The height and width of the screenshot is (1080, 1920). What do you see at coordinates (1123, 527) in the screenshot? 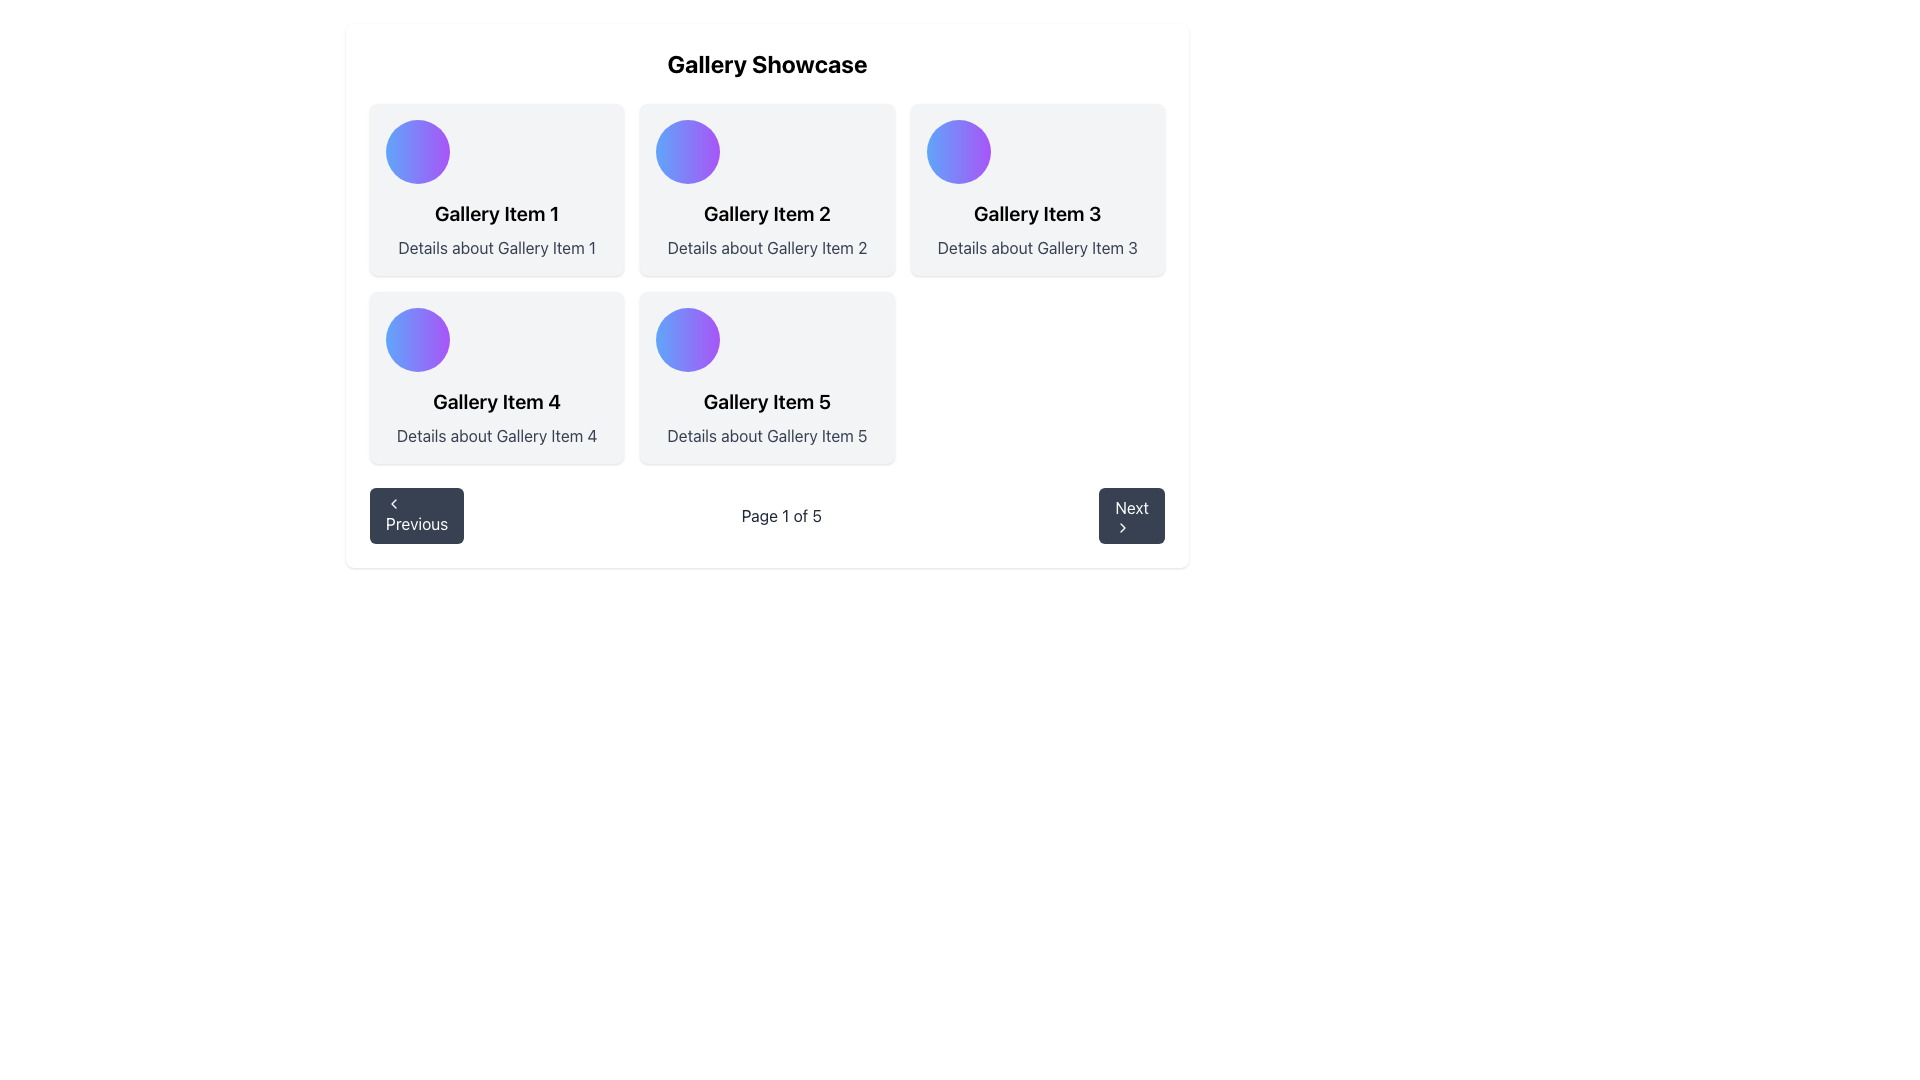
I see `the rightward-pointing chevron icon that is centered within the 'Next' button at the bottom-right corner of the interface` at bounding box center [1123, 527].